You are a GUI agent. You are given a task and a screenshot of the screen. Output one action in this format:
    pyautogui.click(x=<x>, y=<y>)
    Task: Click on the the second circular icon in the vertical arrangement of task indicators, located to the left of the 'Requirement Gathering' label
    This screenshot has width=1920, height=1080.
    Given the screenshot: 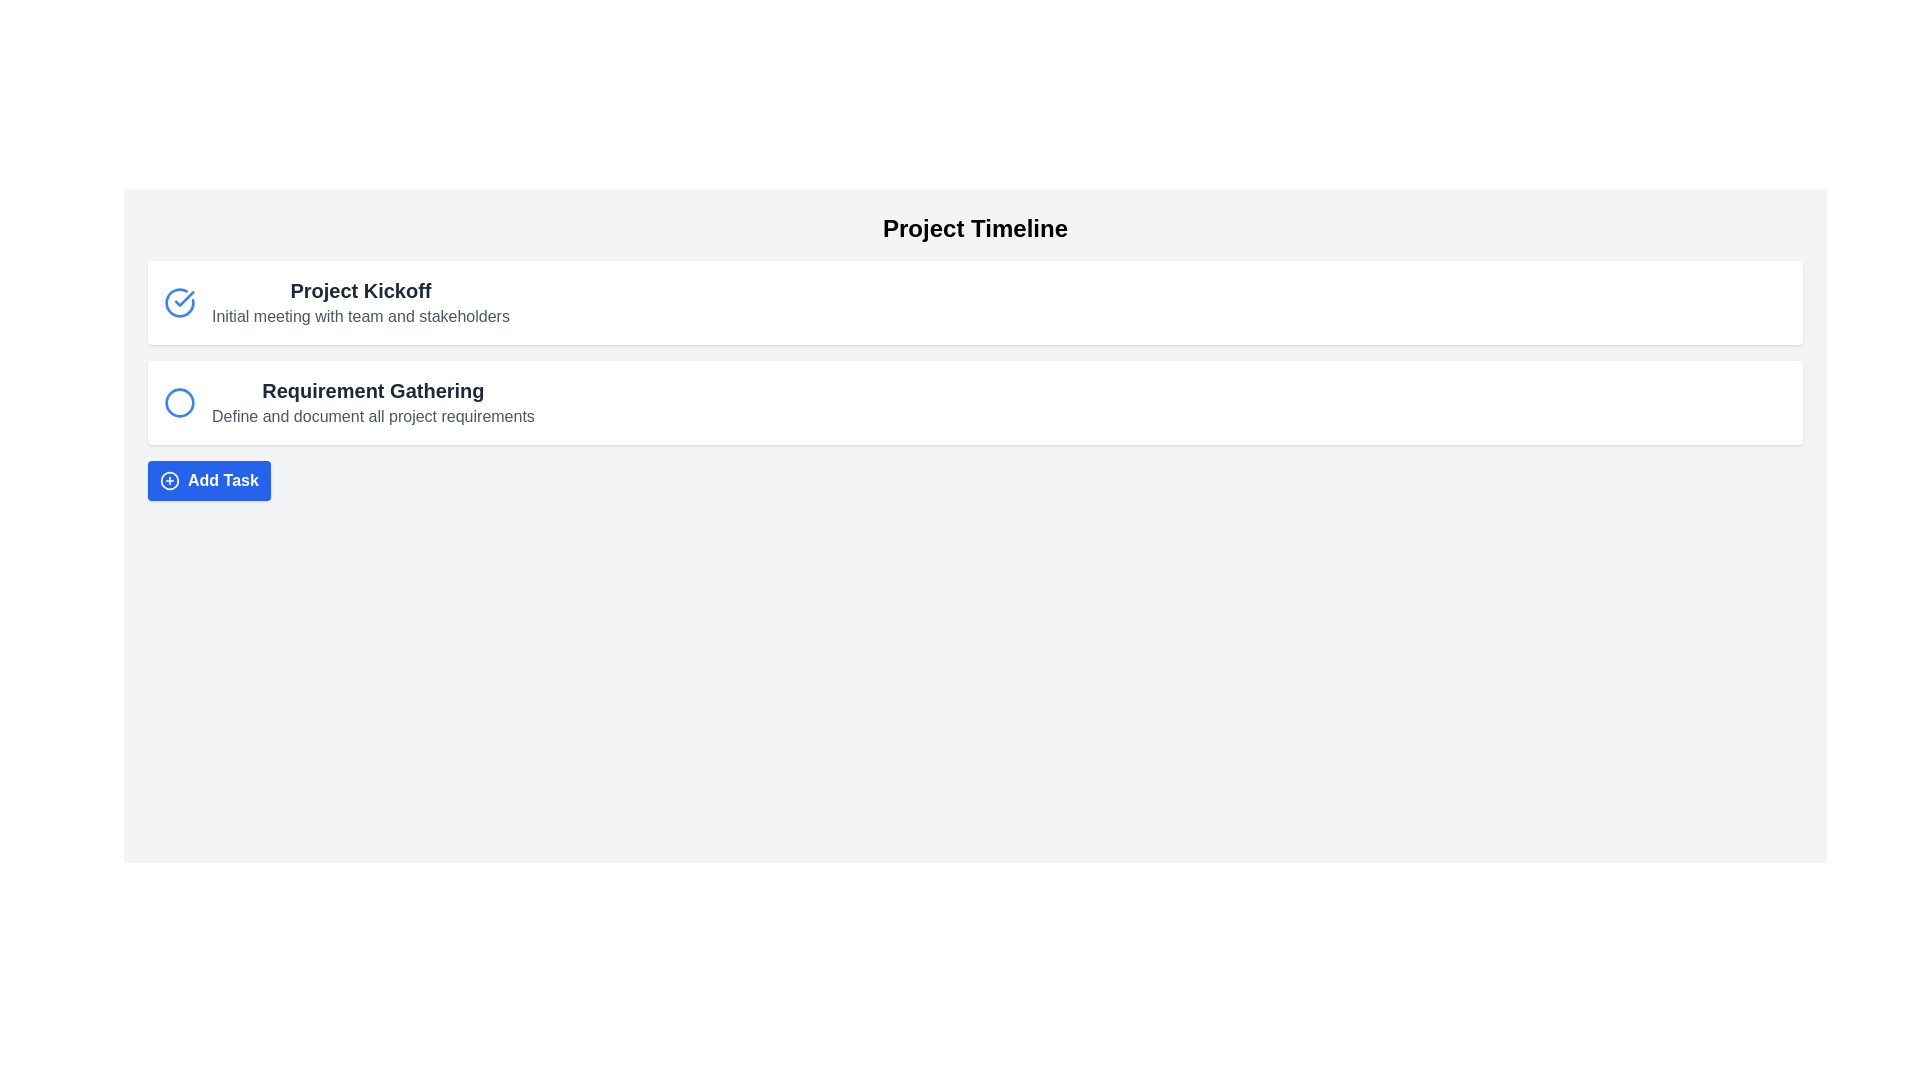 What is the action you would take?
    pyautogui.click(x=180, y=402)
    